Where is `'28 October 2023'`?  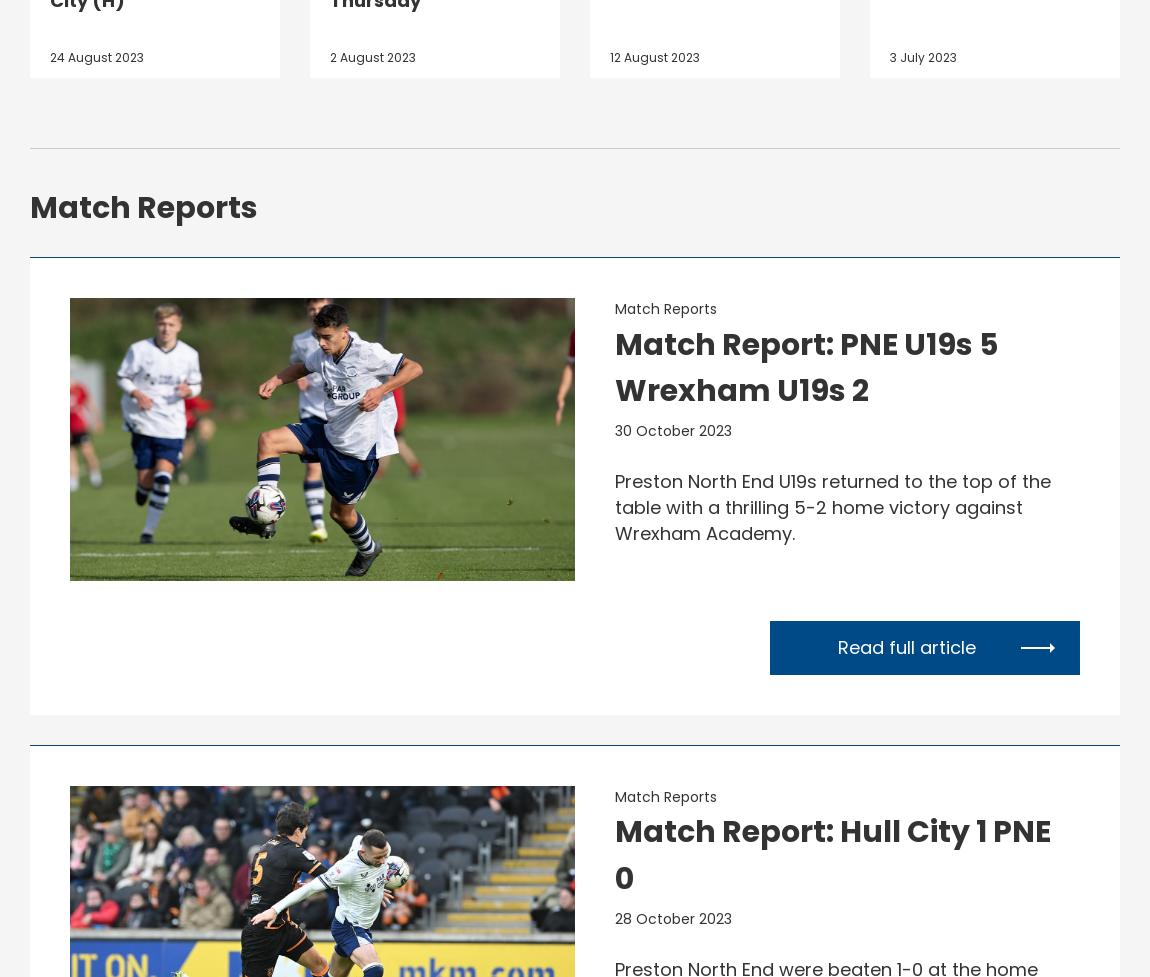
'28 October 2023' is located at coordinates (672, 916).